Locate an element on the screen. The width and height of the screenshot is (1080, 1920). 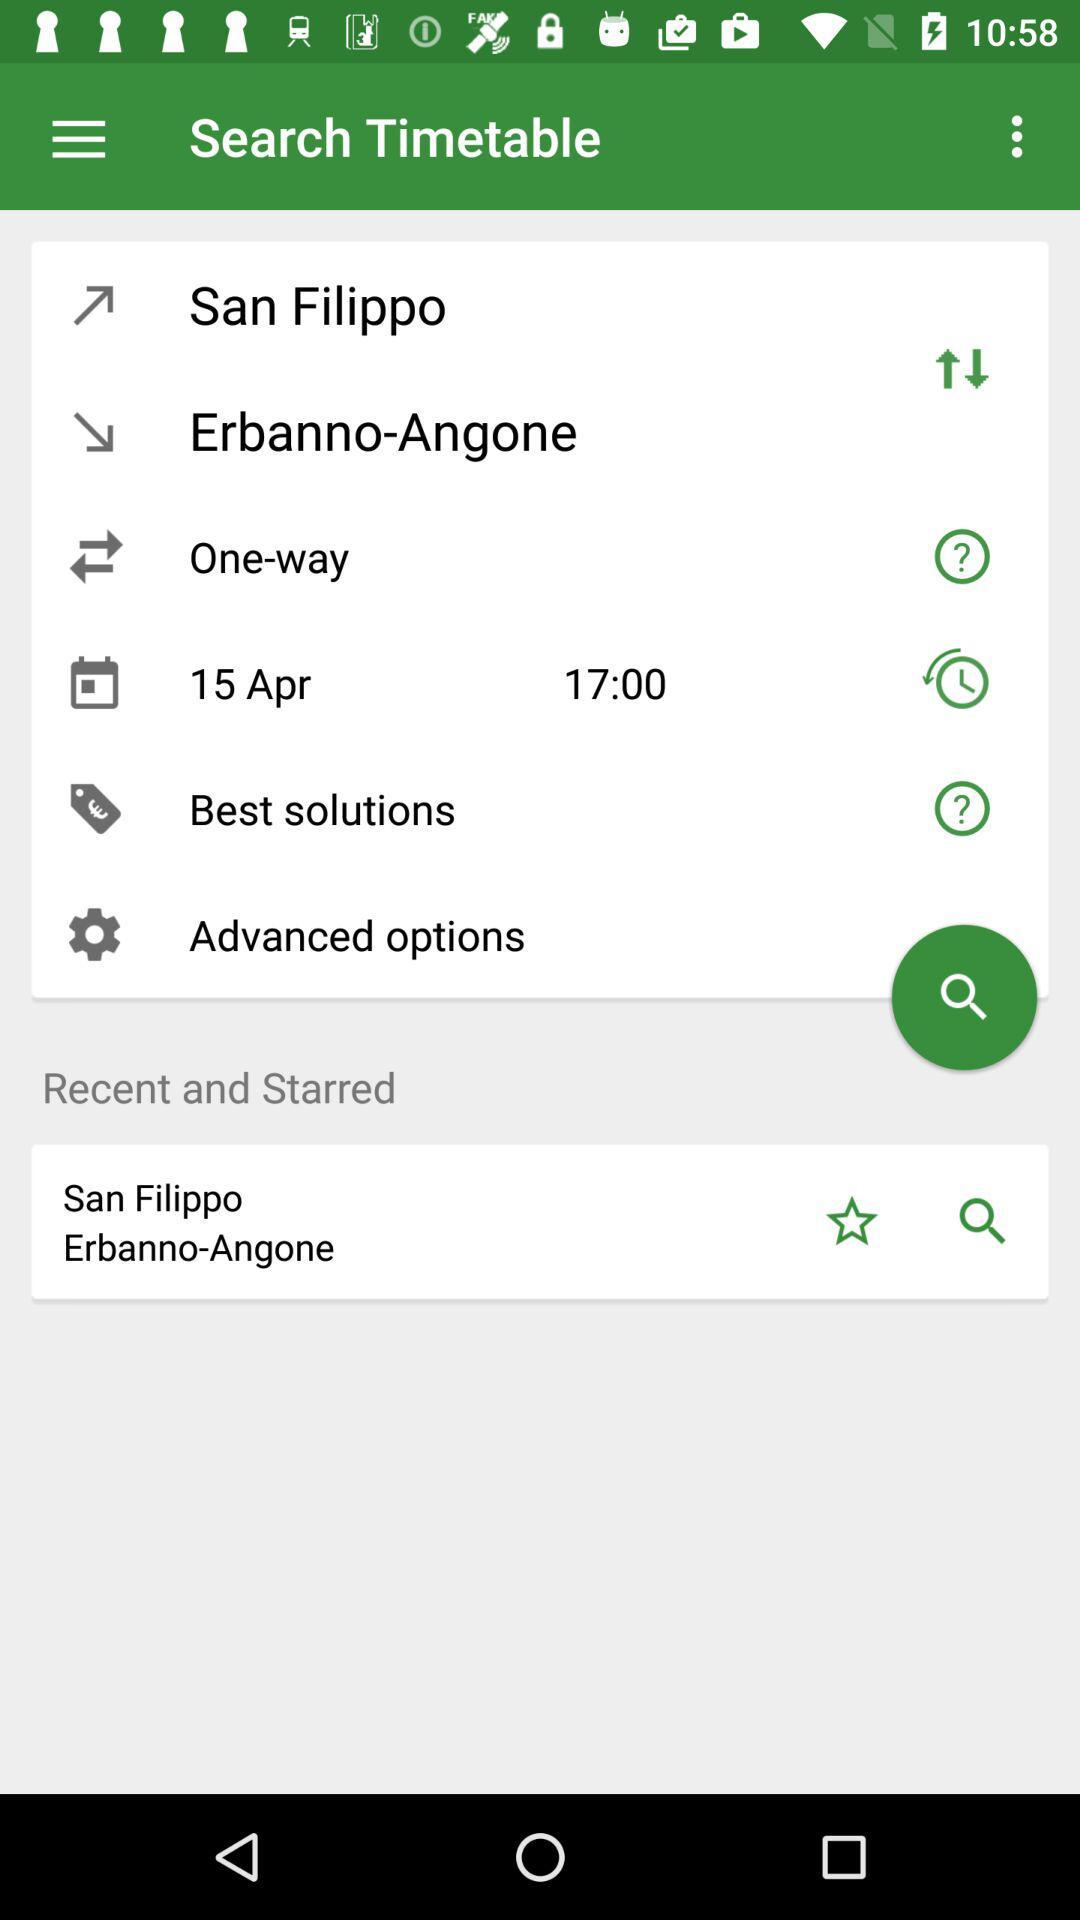
the icon next to the 15 apr icon is located at coordinates (94, 682).